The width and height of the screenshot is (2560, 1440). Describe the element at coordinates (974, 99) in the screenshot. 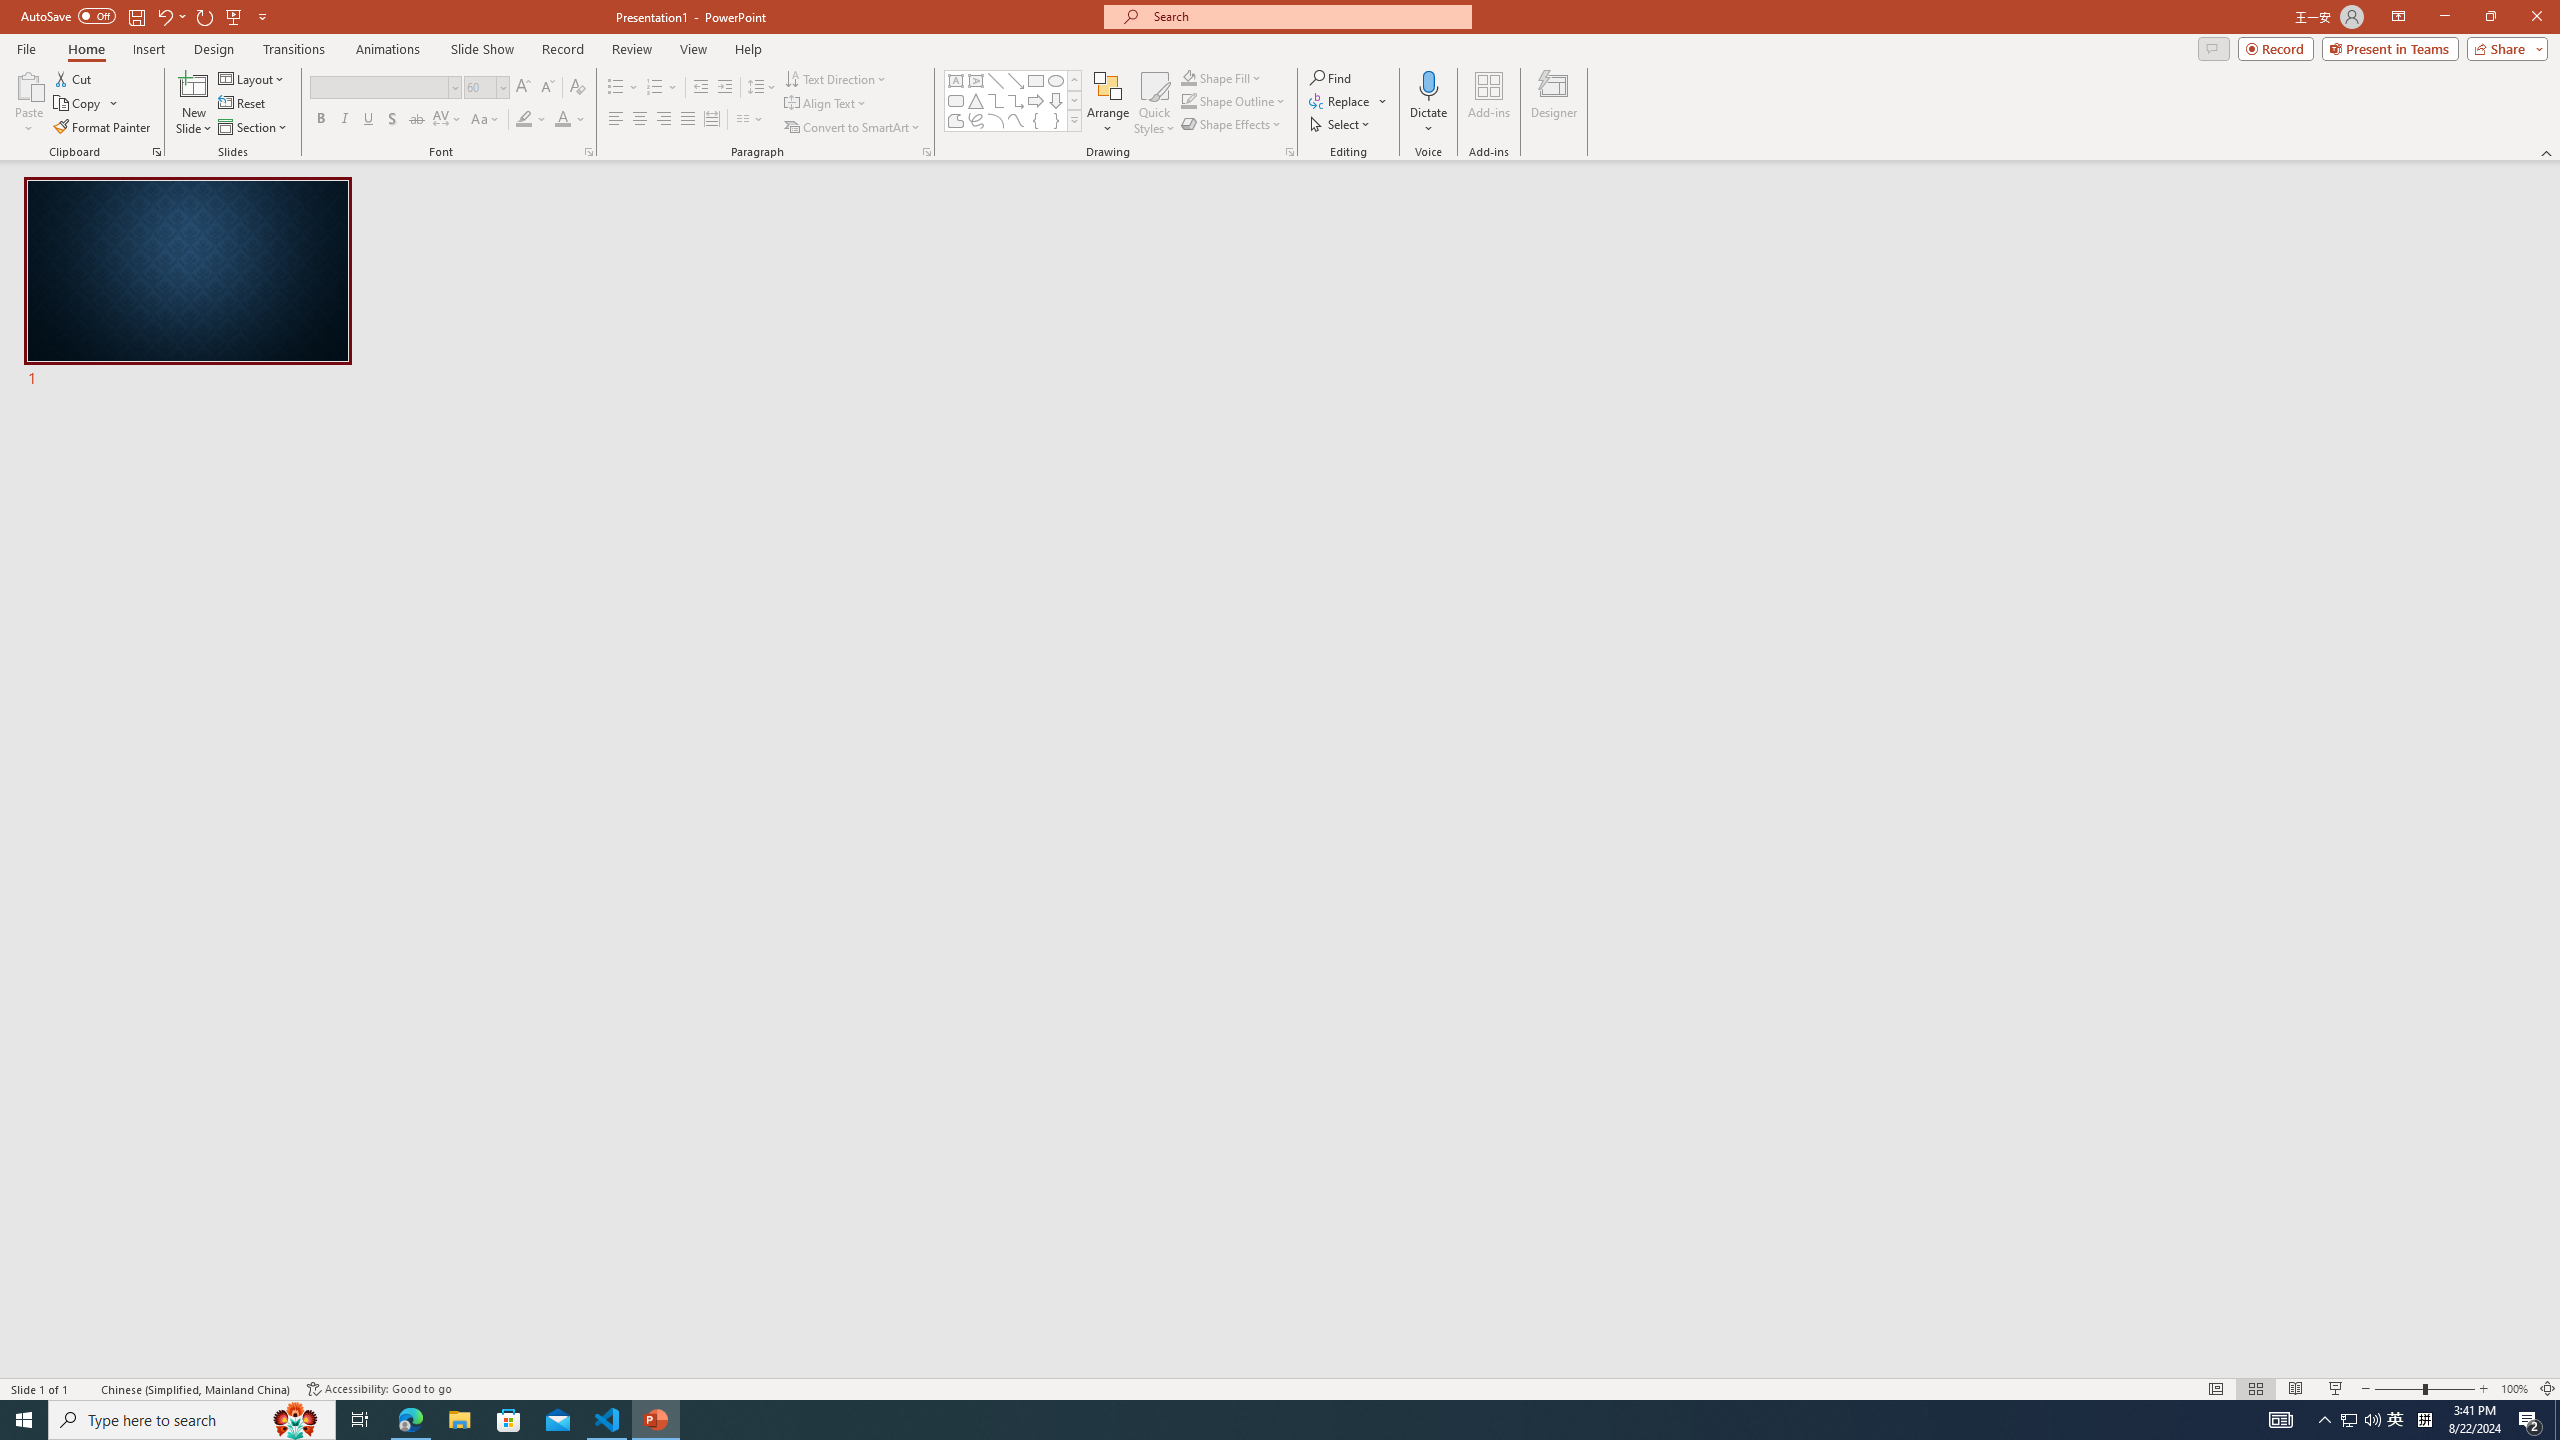

I see `'Isosceles Triangle'` at that location.